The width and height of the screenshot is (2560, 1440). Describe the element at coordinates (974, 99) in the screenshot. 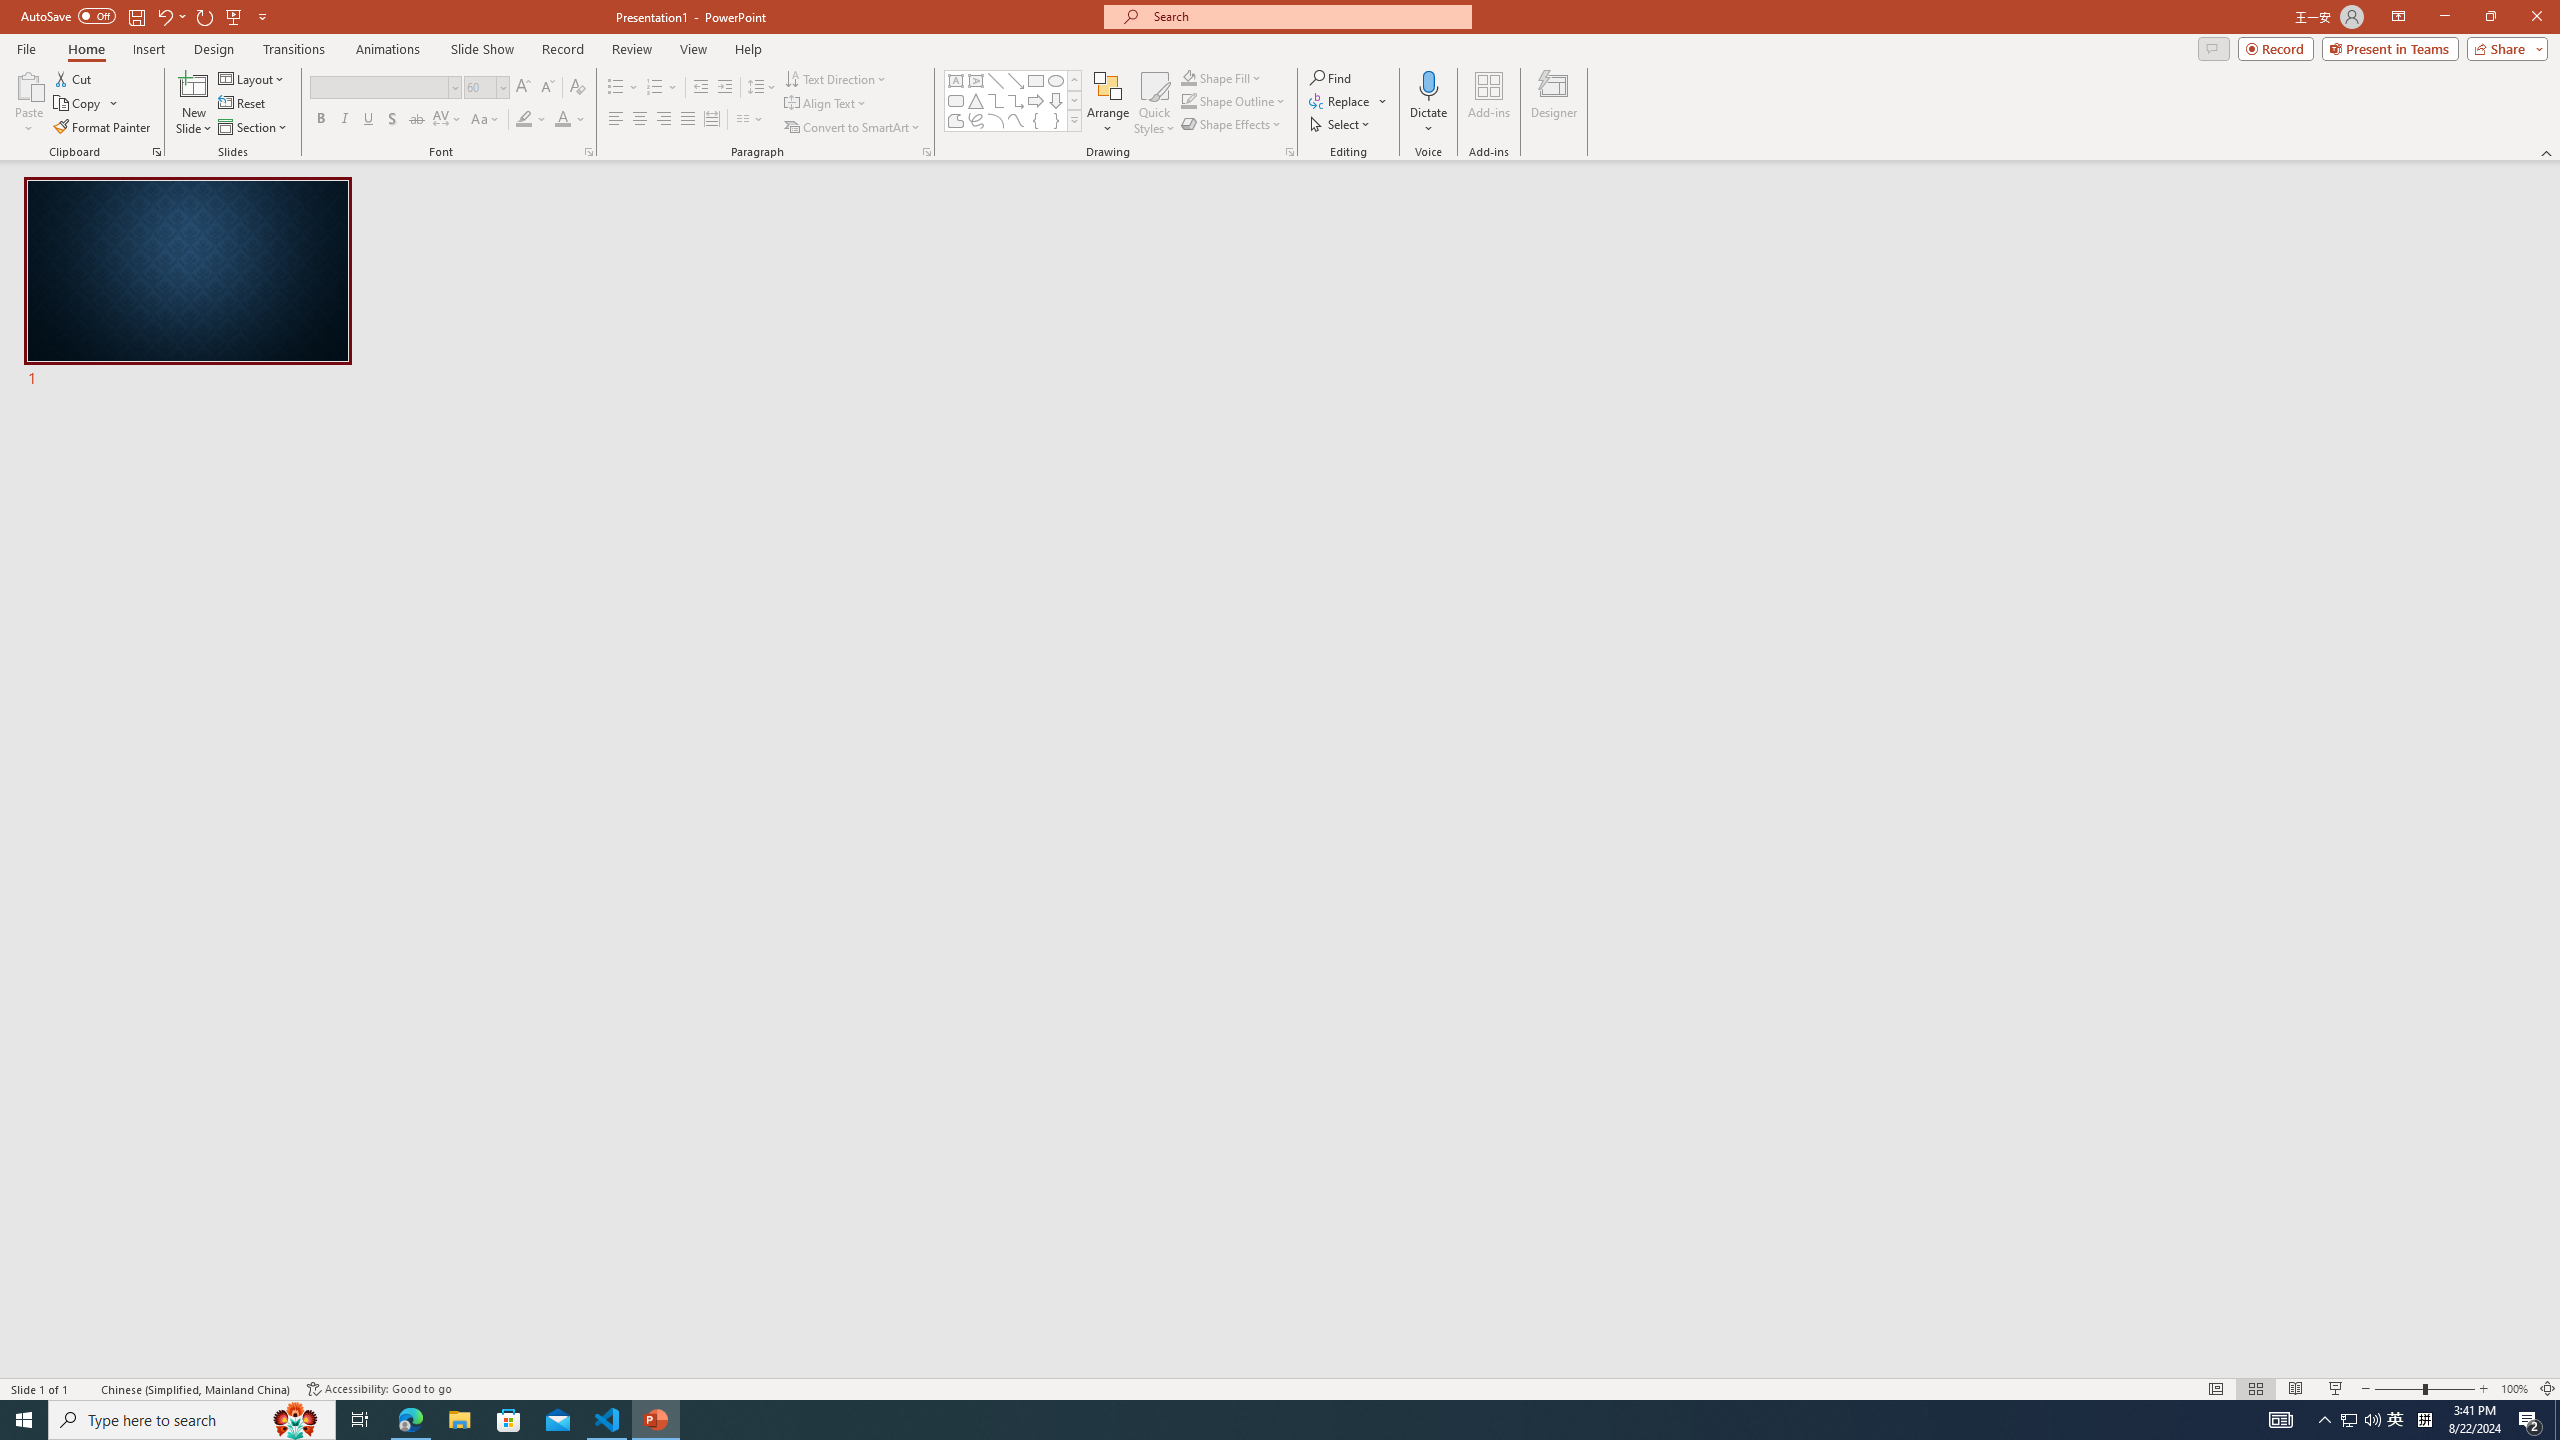

I see `'Isosceles Triangle'` at that location.